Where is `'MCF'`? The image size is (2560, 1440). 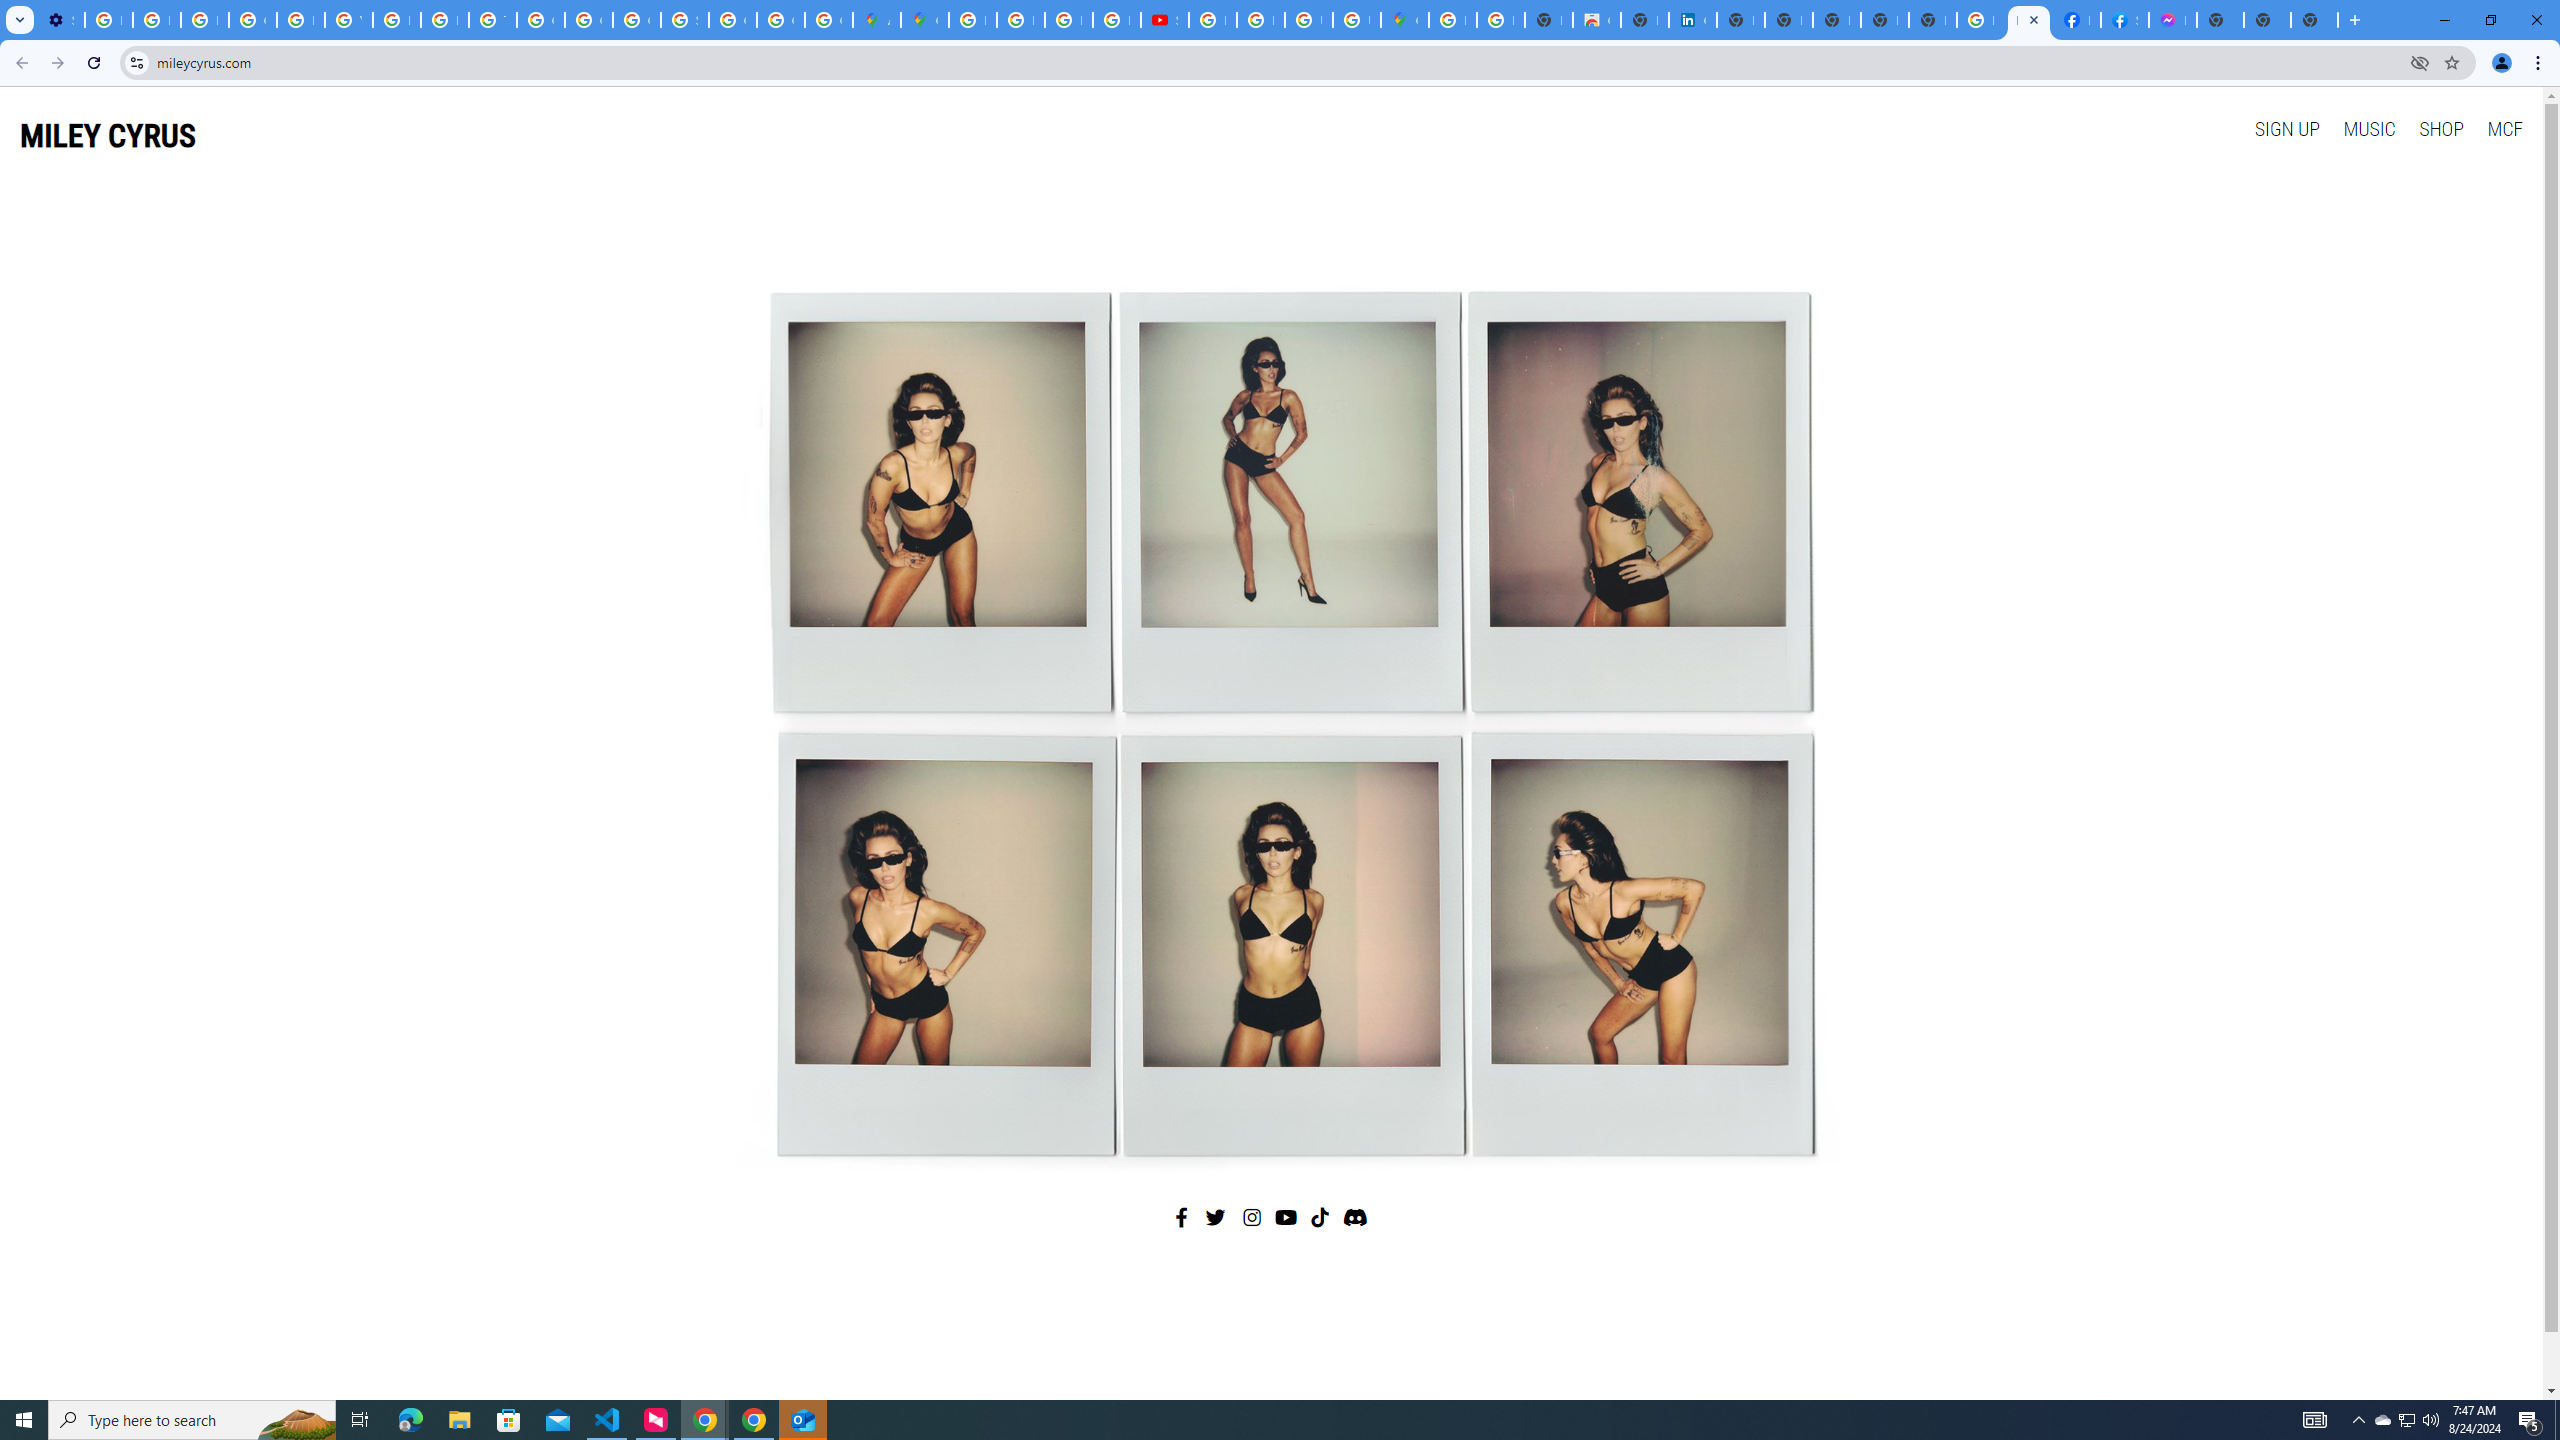 'MCF' is located at coordinates (2503, 127).